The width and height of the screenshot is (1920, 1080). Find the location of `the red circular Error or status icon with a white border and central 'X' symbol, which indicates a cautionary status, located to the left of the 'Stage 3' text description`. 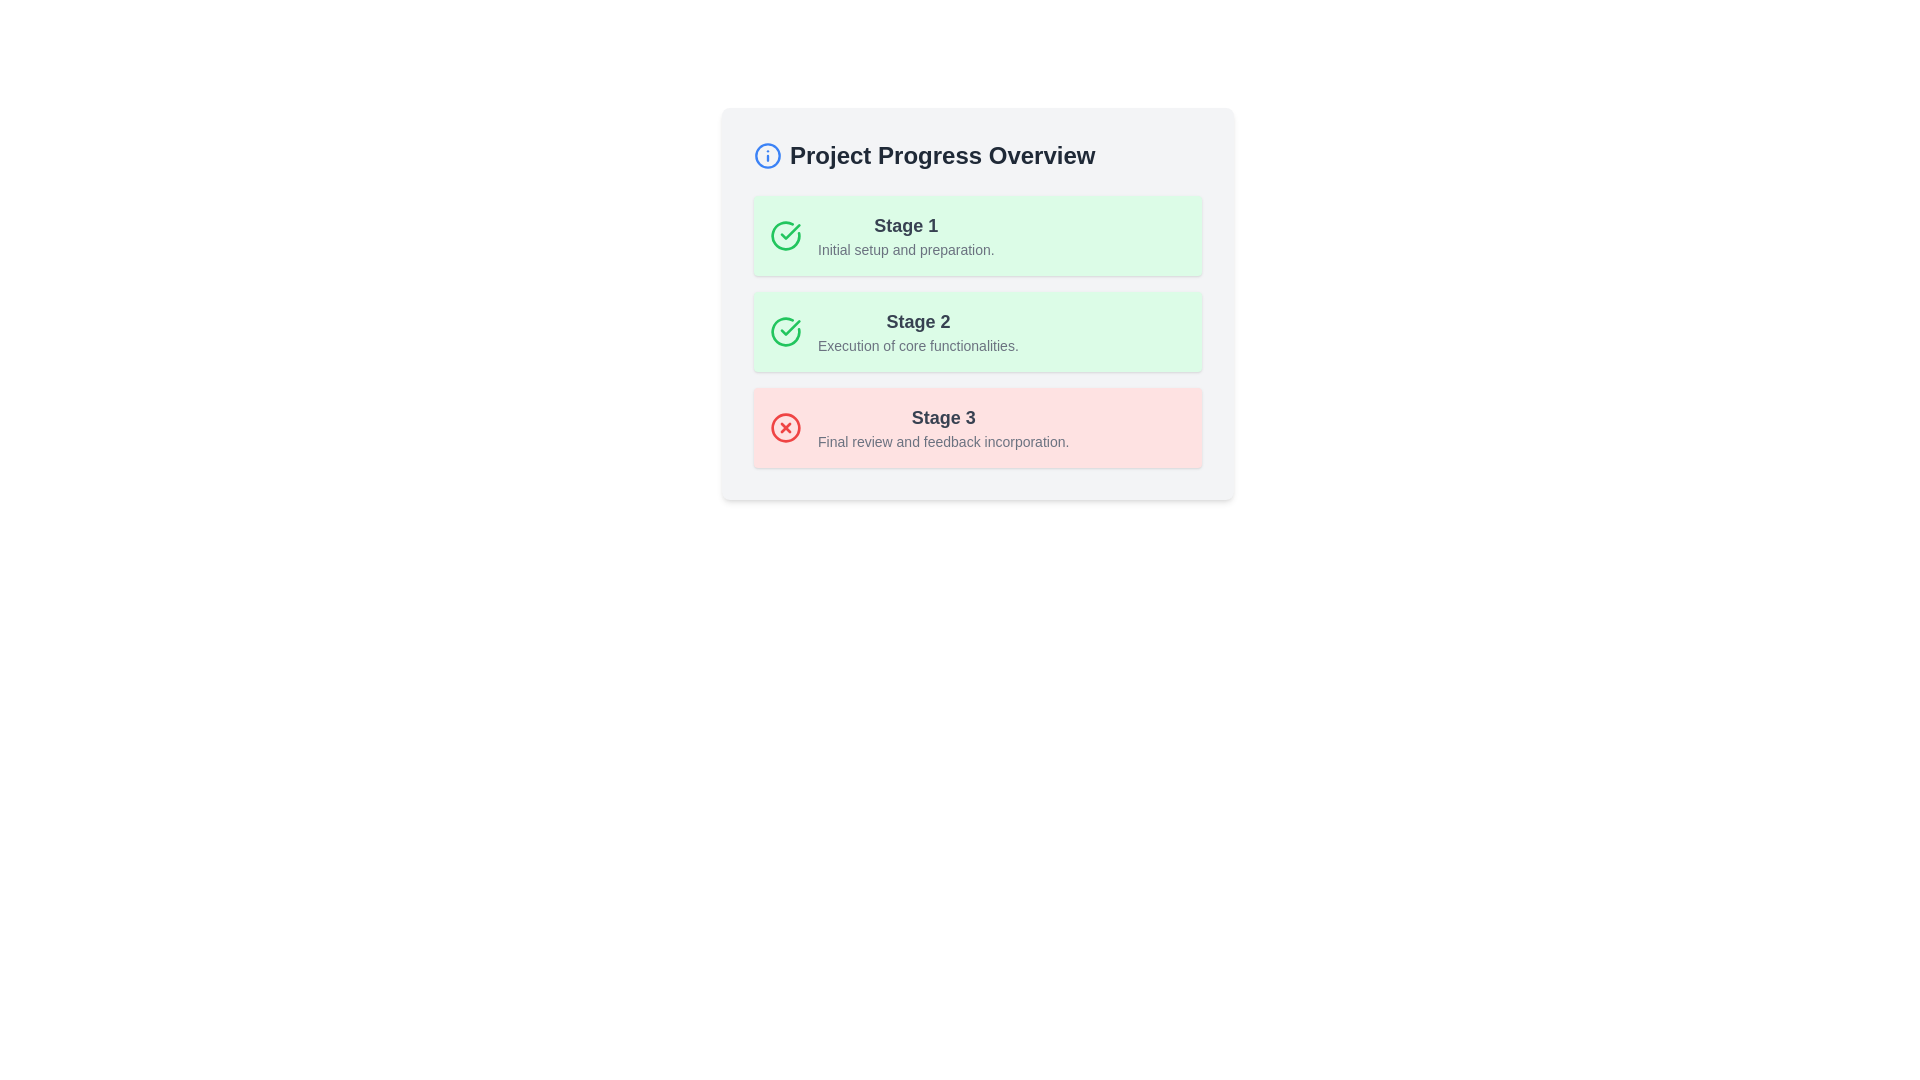

the red circular Error or status icon with a white border and central 'X' symbol, which indicates a cautionary status, located to the left of the 'Stage 3' text description is located at coordinates (785, 427).